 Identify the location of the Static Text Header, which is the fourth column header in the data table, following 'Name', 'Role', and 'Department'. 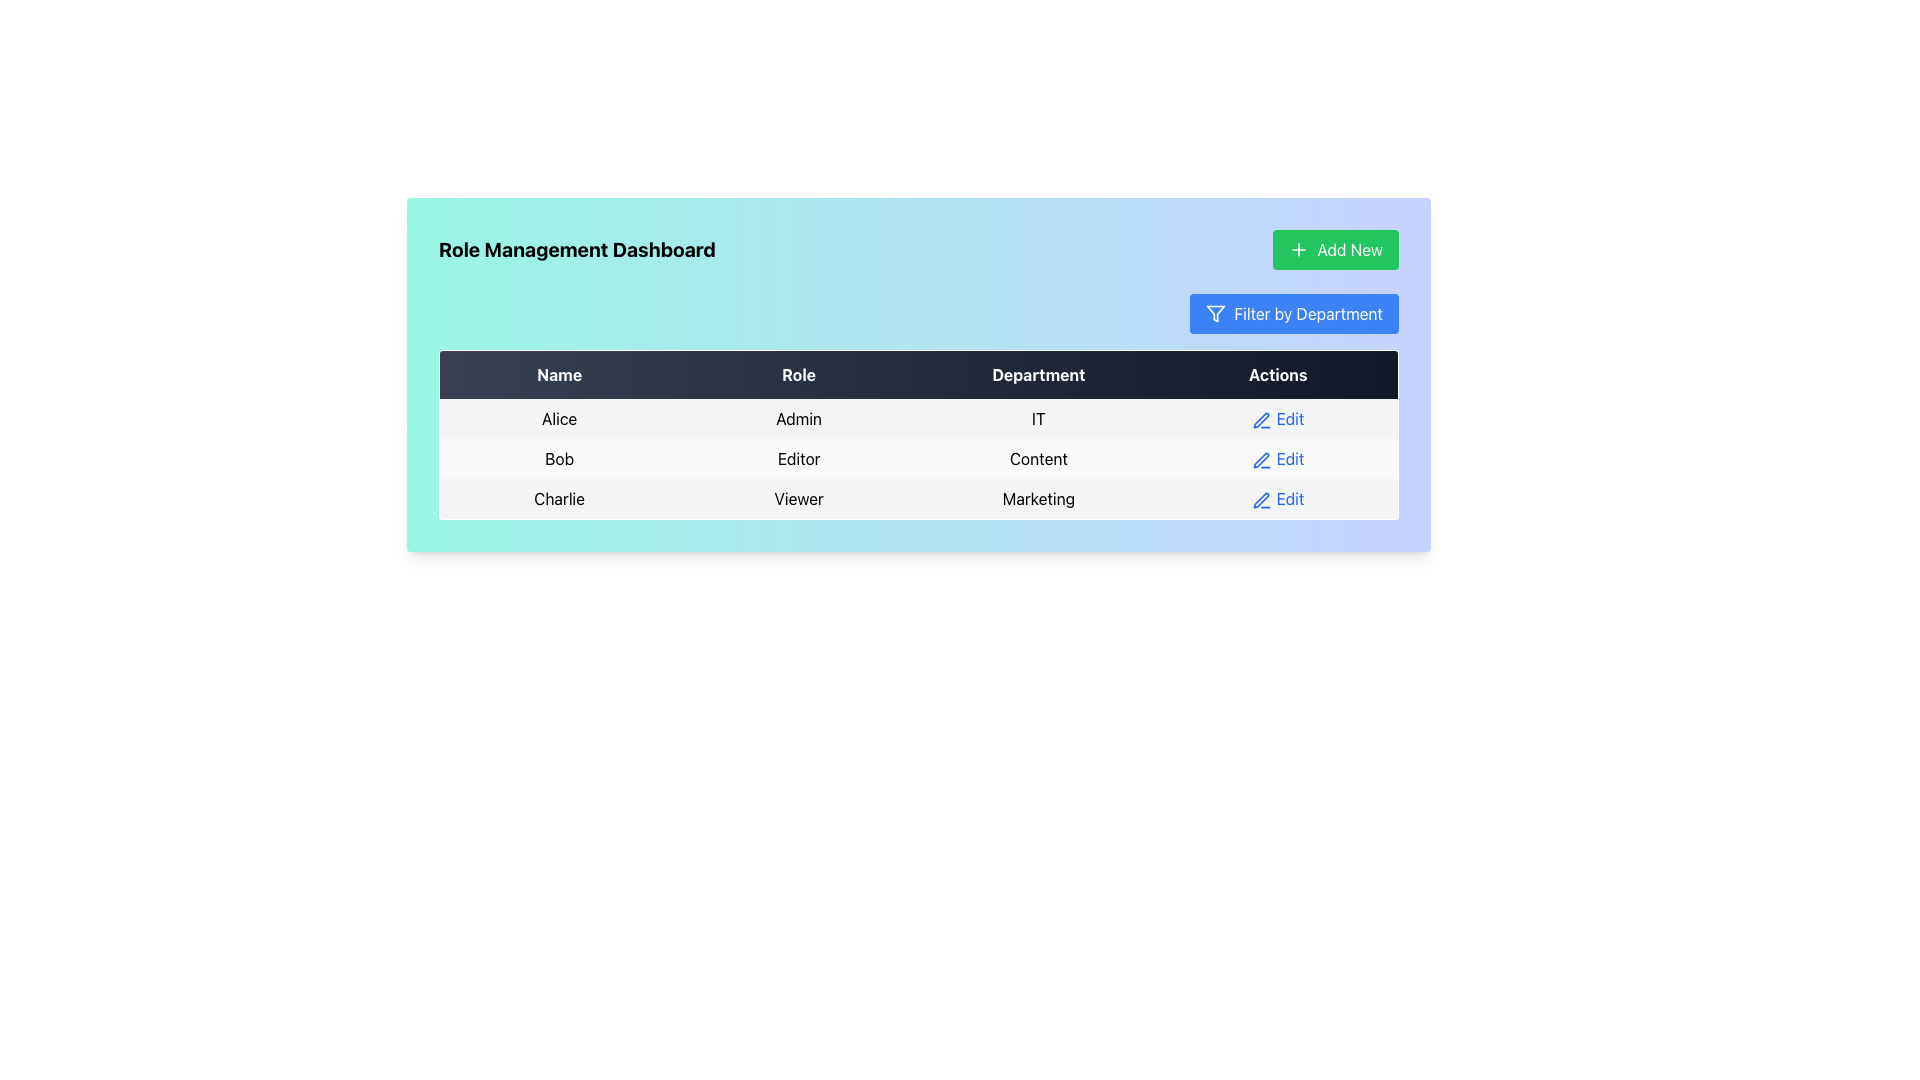
(1277, 374).